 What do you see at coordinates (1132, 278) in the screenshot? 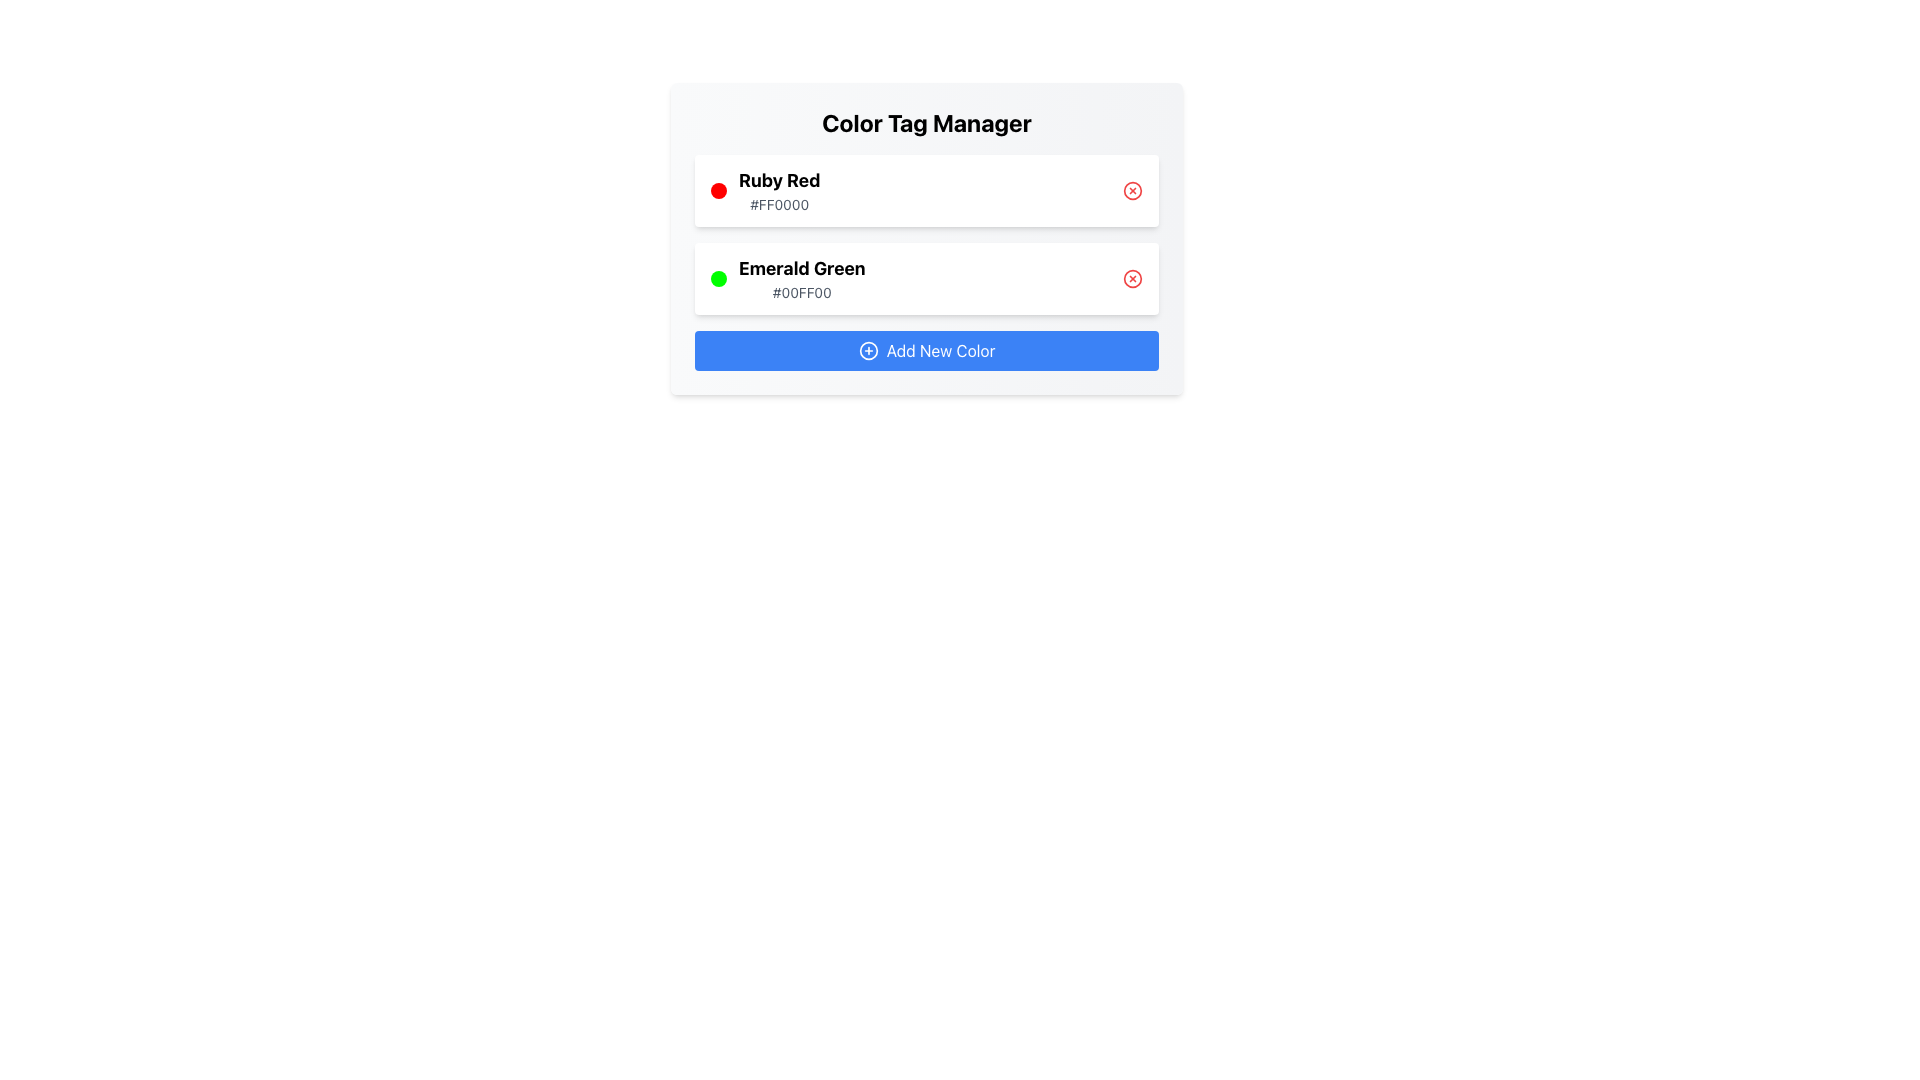
I see `the delete button for the 'Emerald Green' entry` at bounding box center [1132, 278].